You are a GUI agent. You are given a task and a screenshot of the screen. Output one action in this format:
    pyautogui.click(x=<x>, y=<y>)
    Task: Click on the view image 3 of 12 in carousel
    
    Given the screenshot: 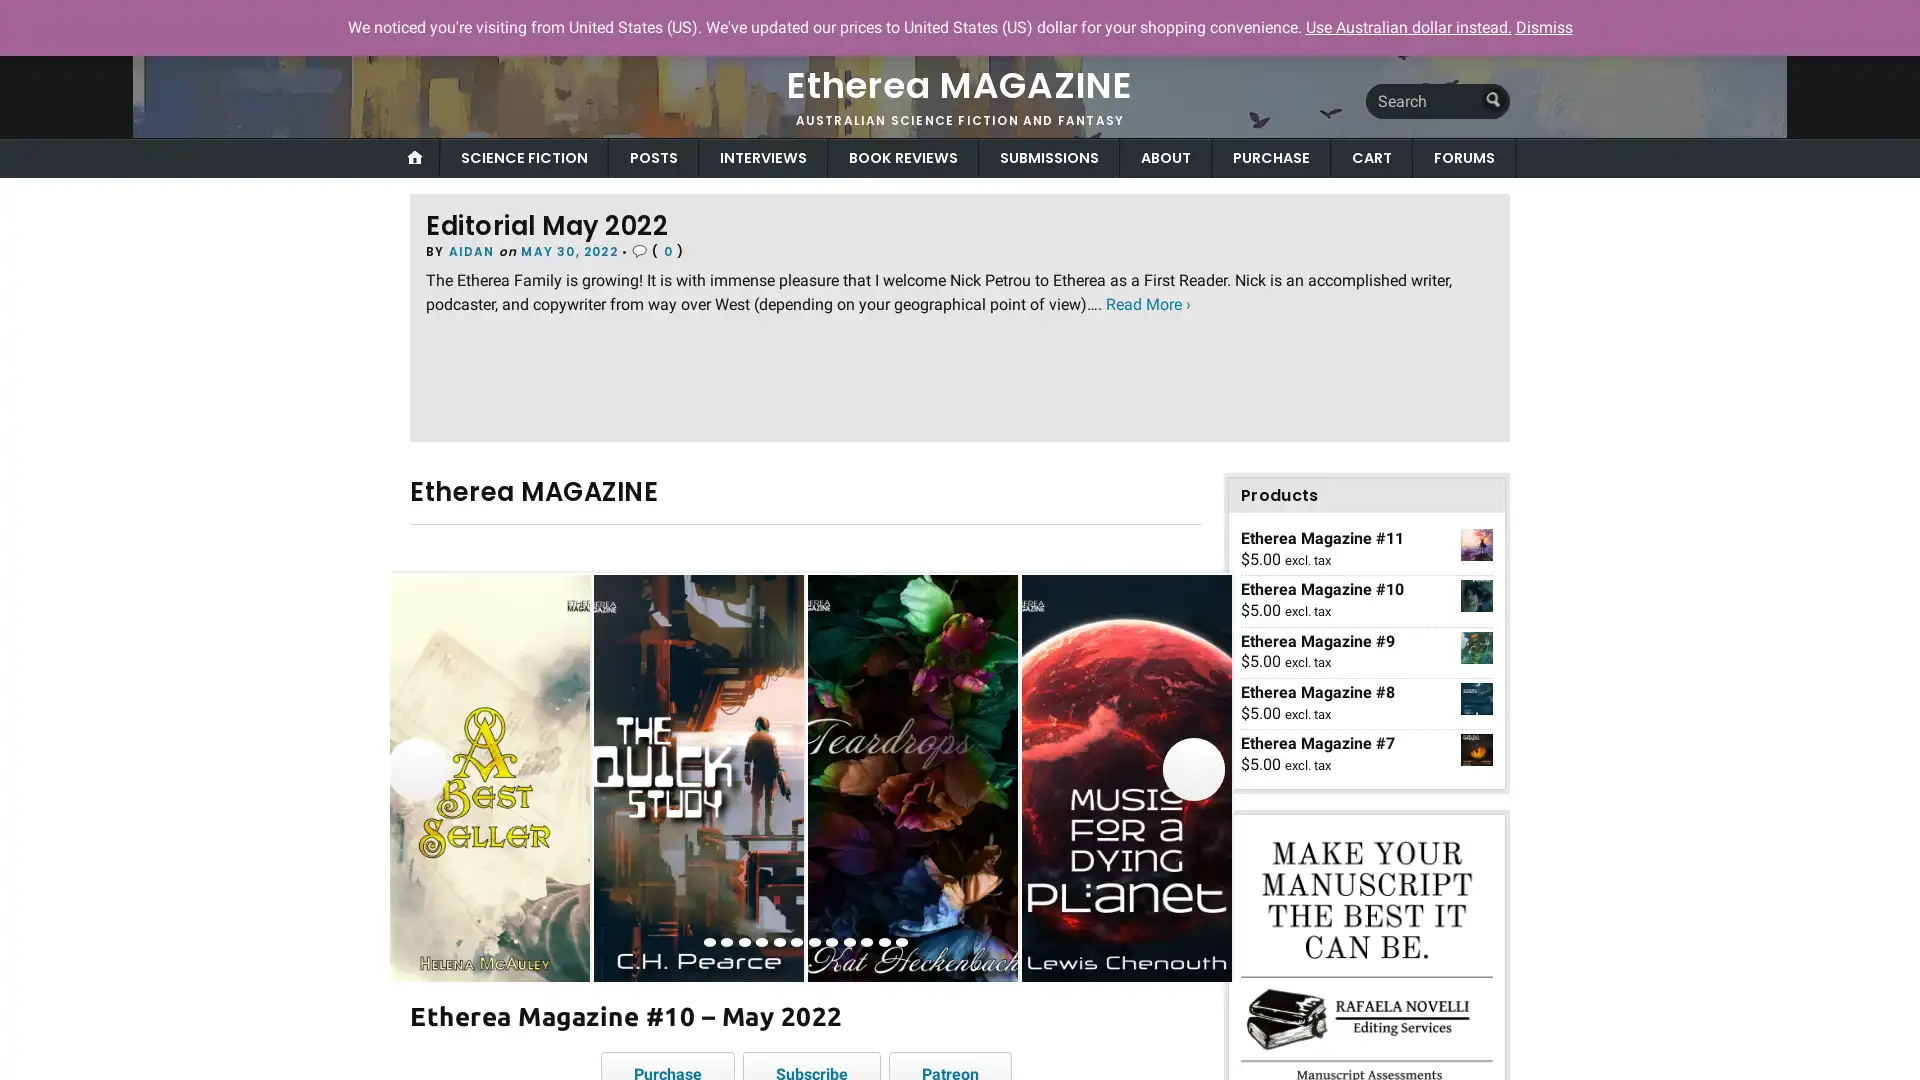 What is the action you would take?
    pyautogui.click(x=743, y=941)
    